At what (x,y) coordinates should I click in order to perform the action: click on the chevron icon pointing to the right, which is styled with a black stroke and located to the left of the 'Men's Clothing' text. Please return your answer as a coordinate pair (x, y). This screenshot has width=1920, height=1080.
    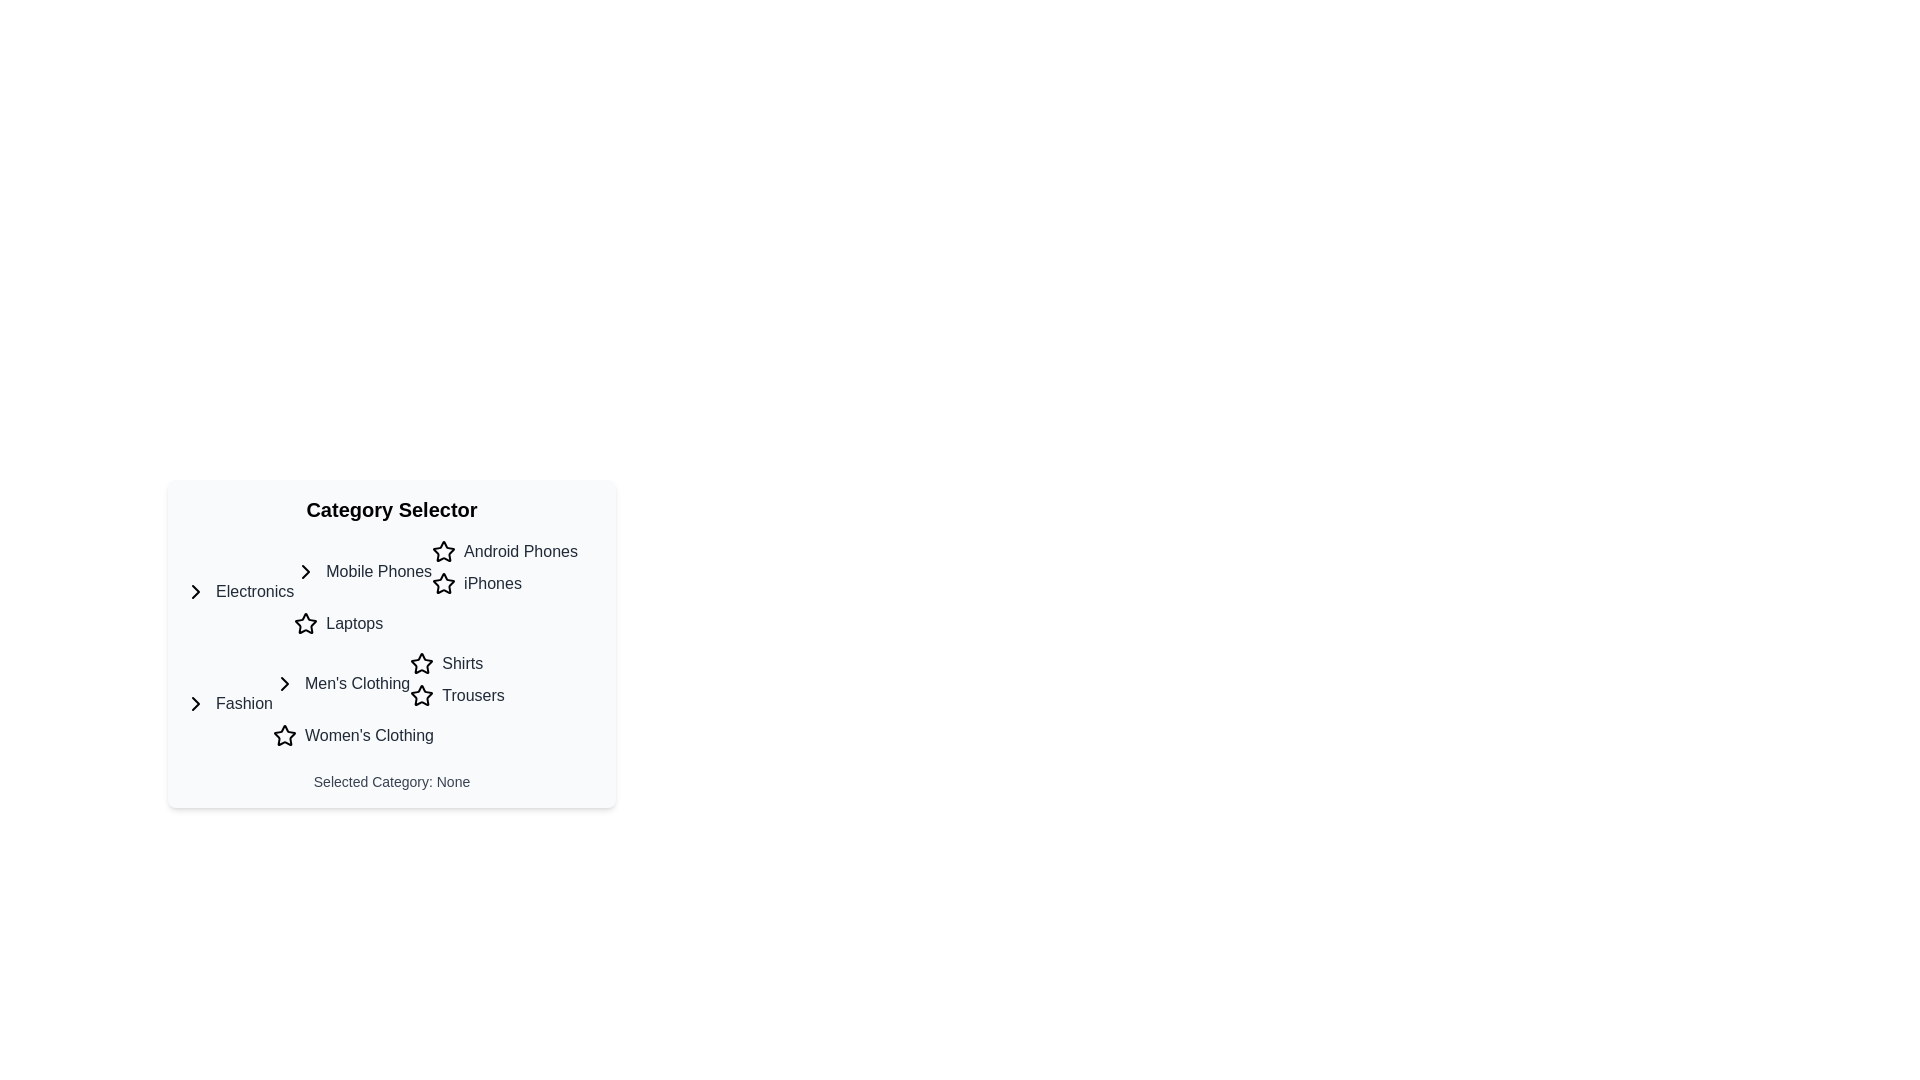
    Looking at the image, I should click on (283, 682).